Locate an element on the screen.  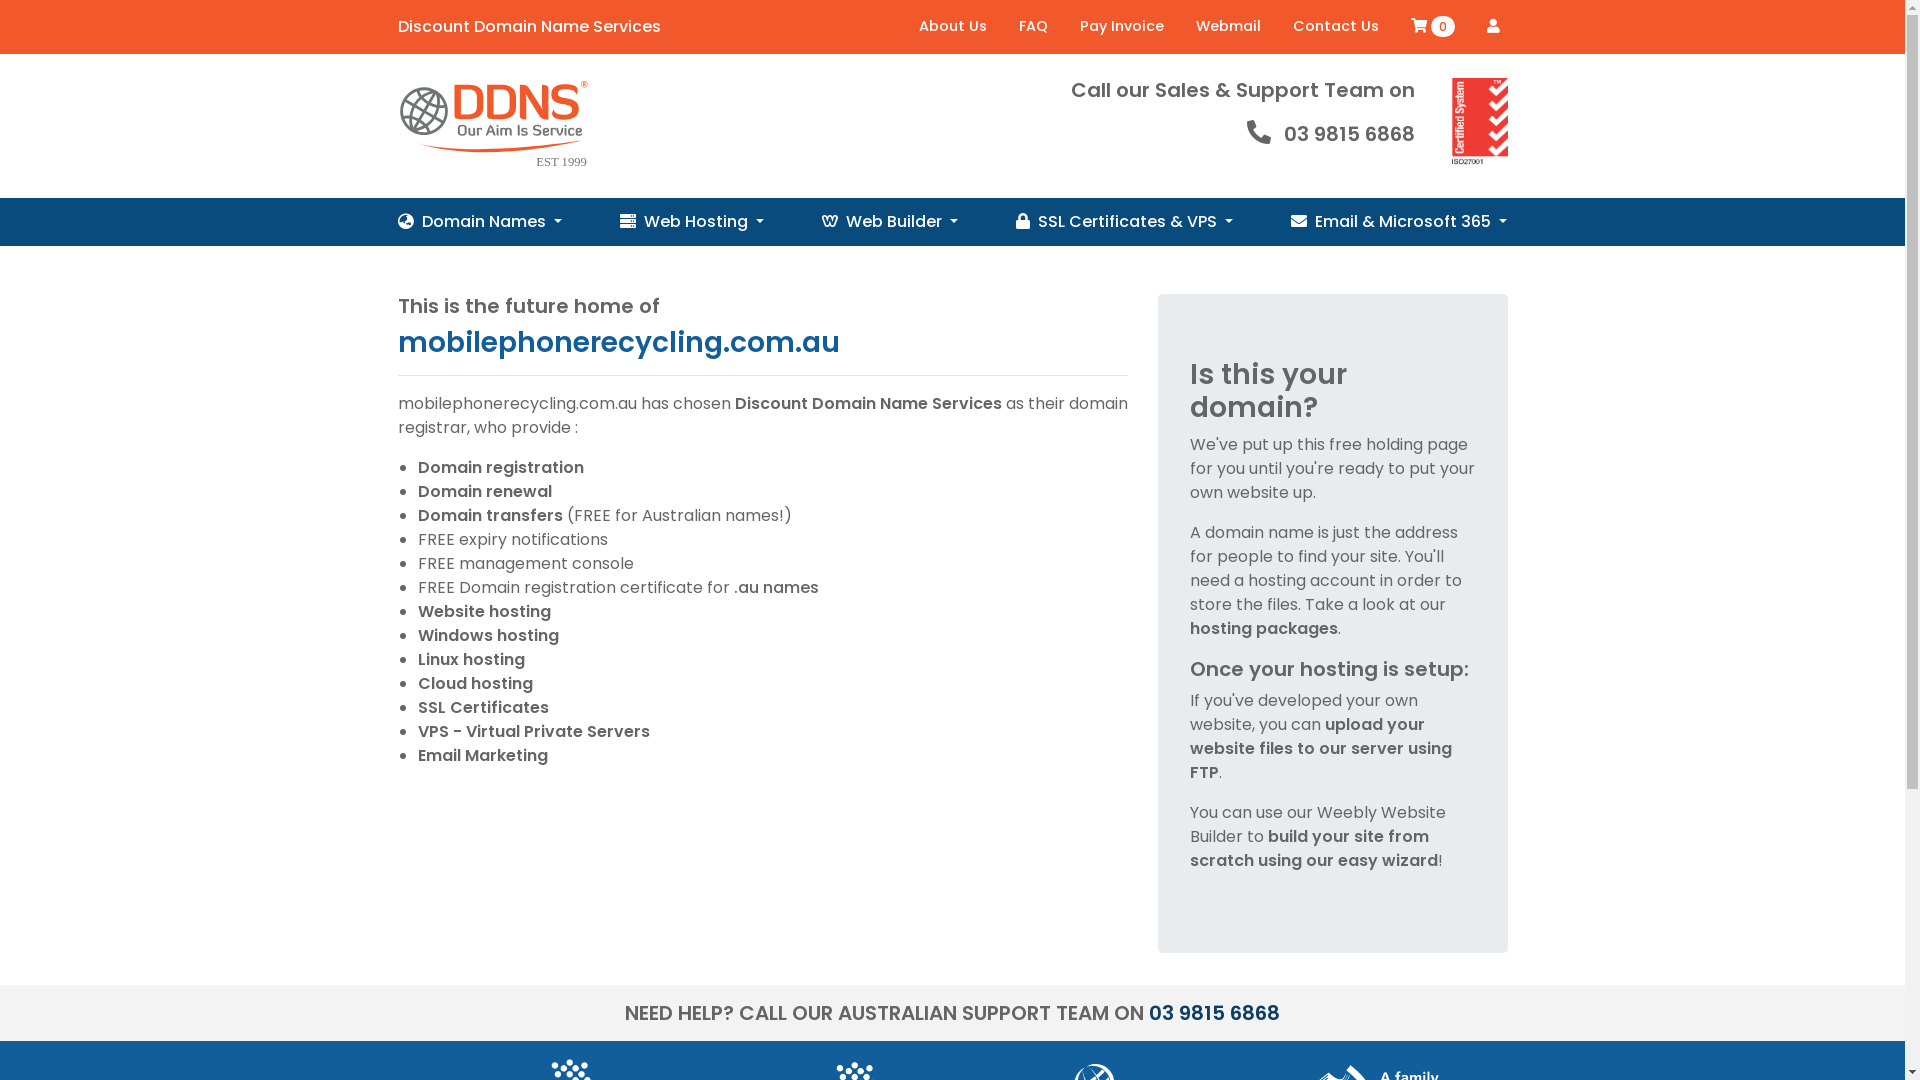
'VPS - Virtual Private Servers' is located at coordinates (533, 731).